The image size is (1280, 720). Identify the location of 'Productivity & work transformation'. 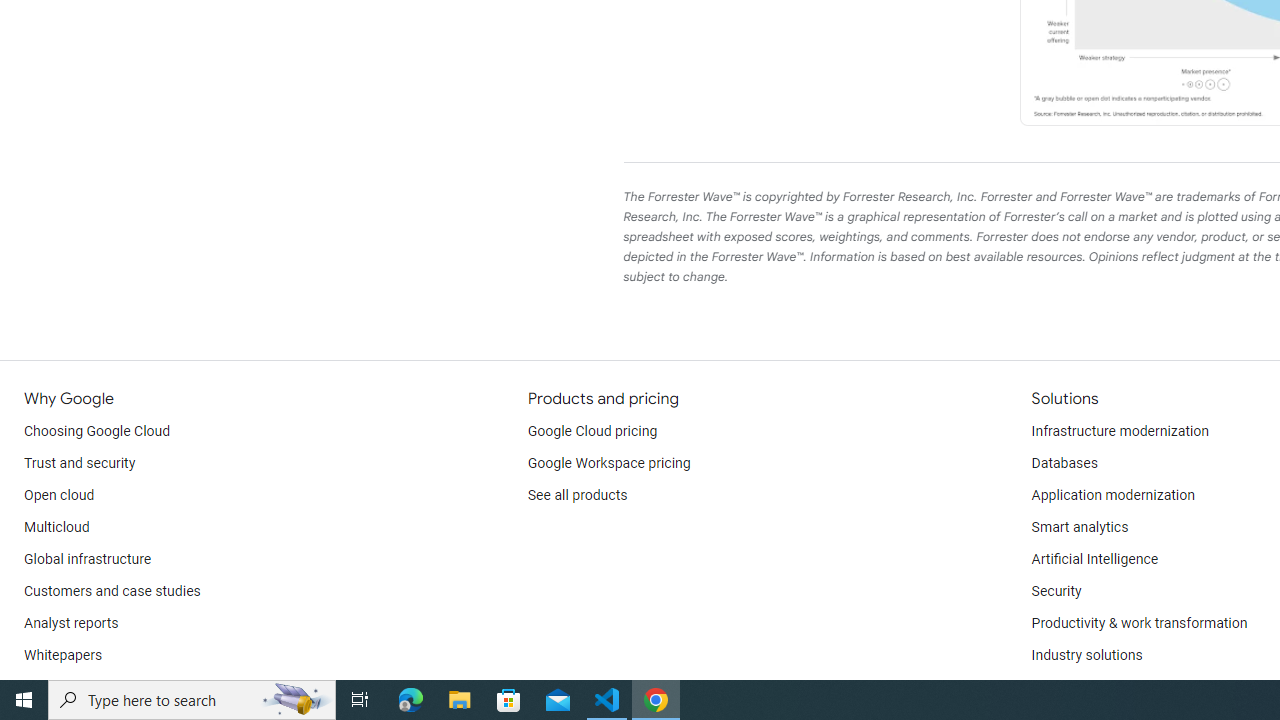
(1139, 622).